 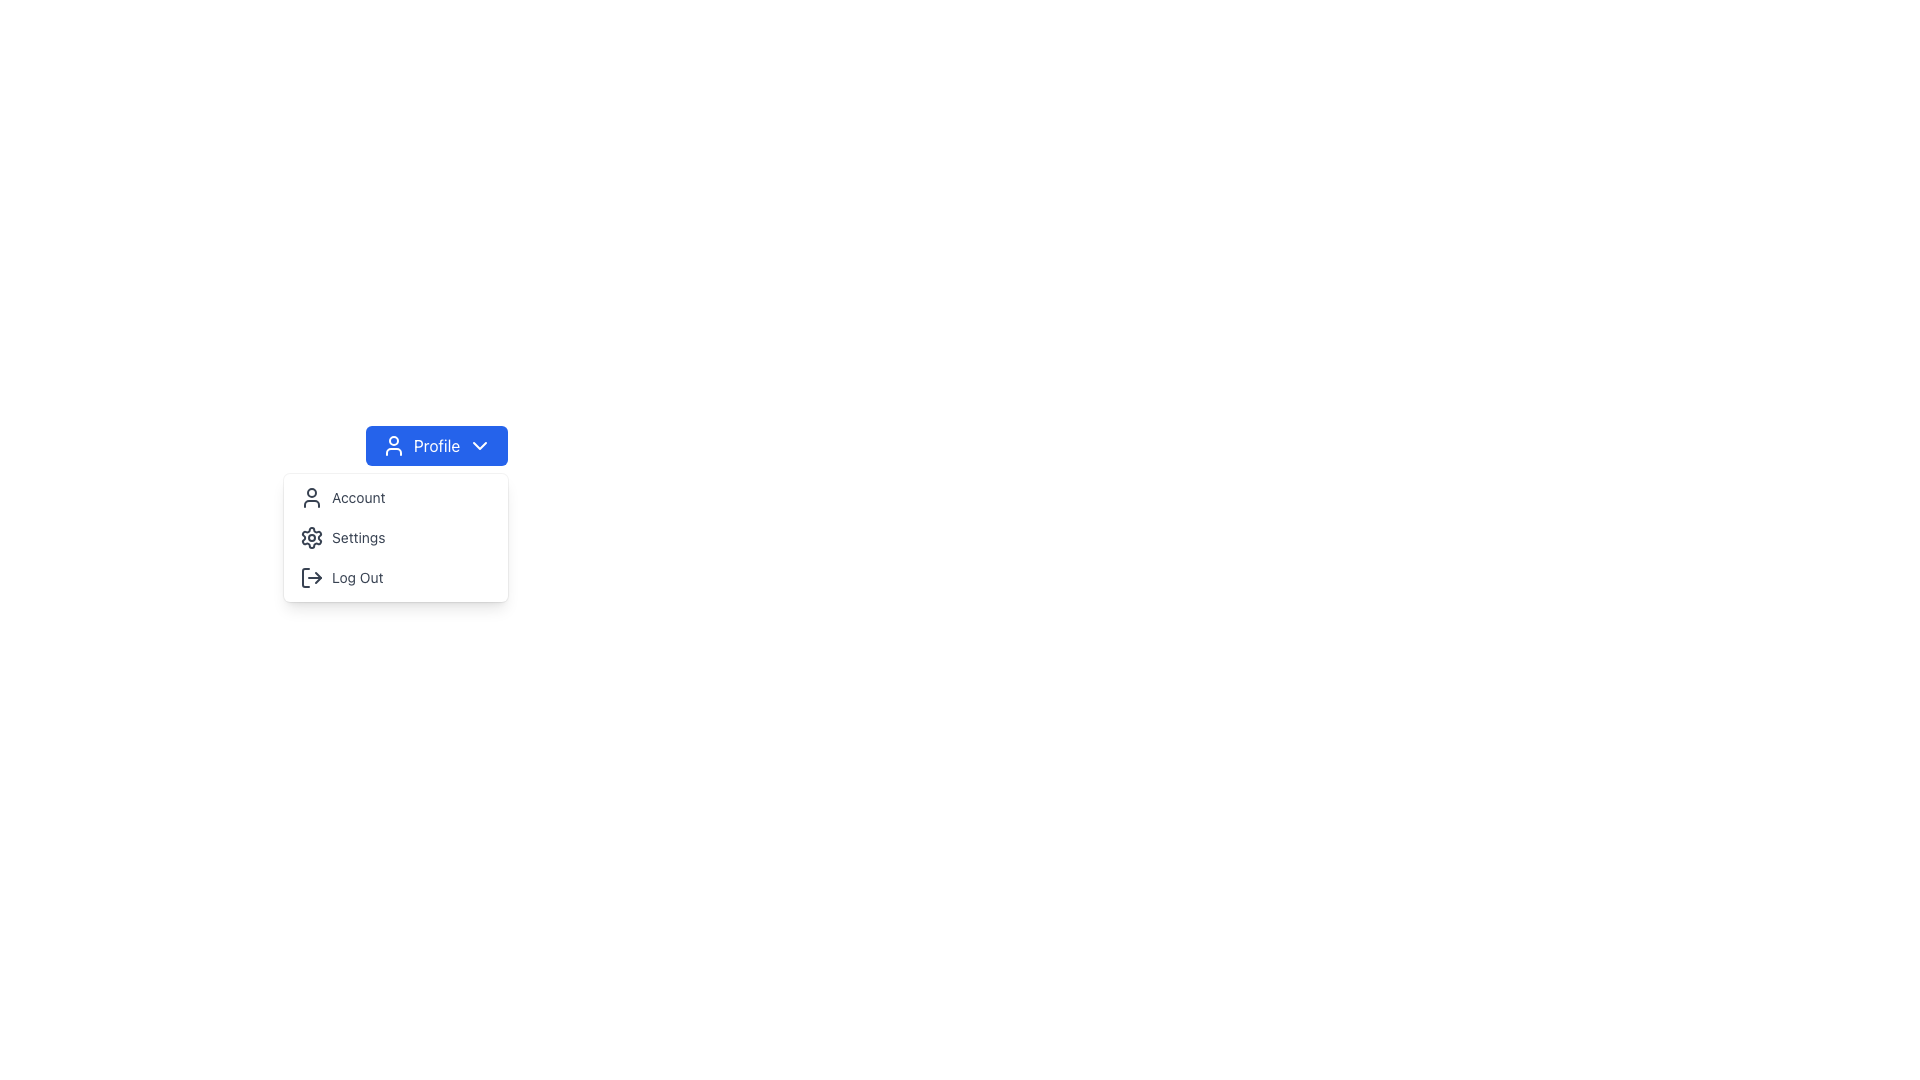 I want to click on the 'Account' menu icon located below the 'Profile' button in the top-right section of the interface, so click(x=311, y=496).